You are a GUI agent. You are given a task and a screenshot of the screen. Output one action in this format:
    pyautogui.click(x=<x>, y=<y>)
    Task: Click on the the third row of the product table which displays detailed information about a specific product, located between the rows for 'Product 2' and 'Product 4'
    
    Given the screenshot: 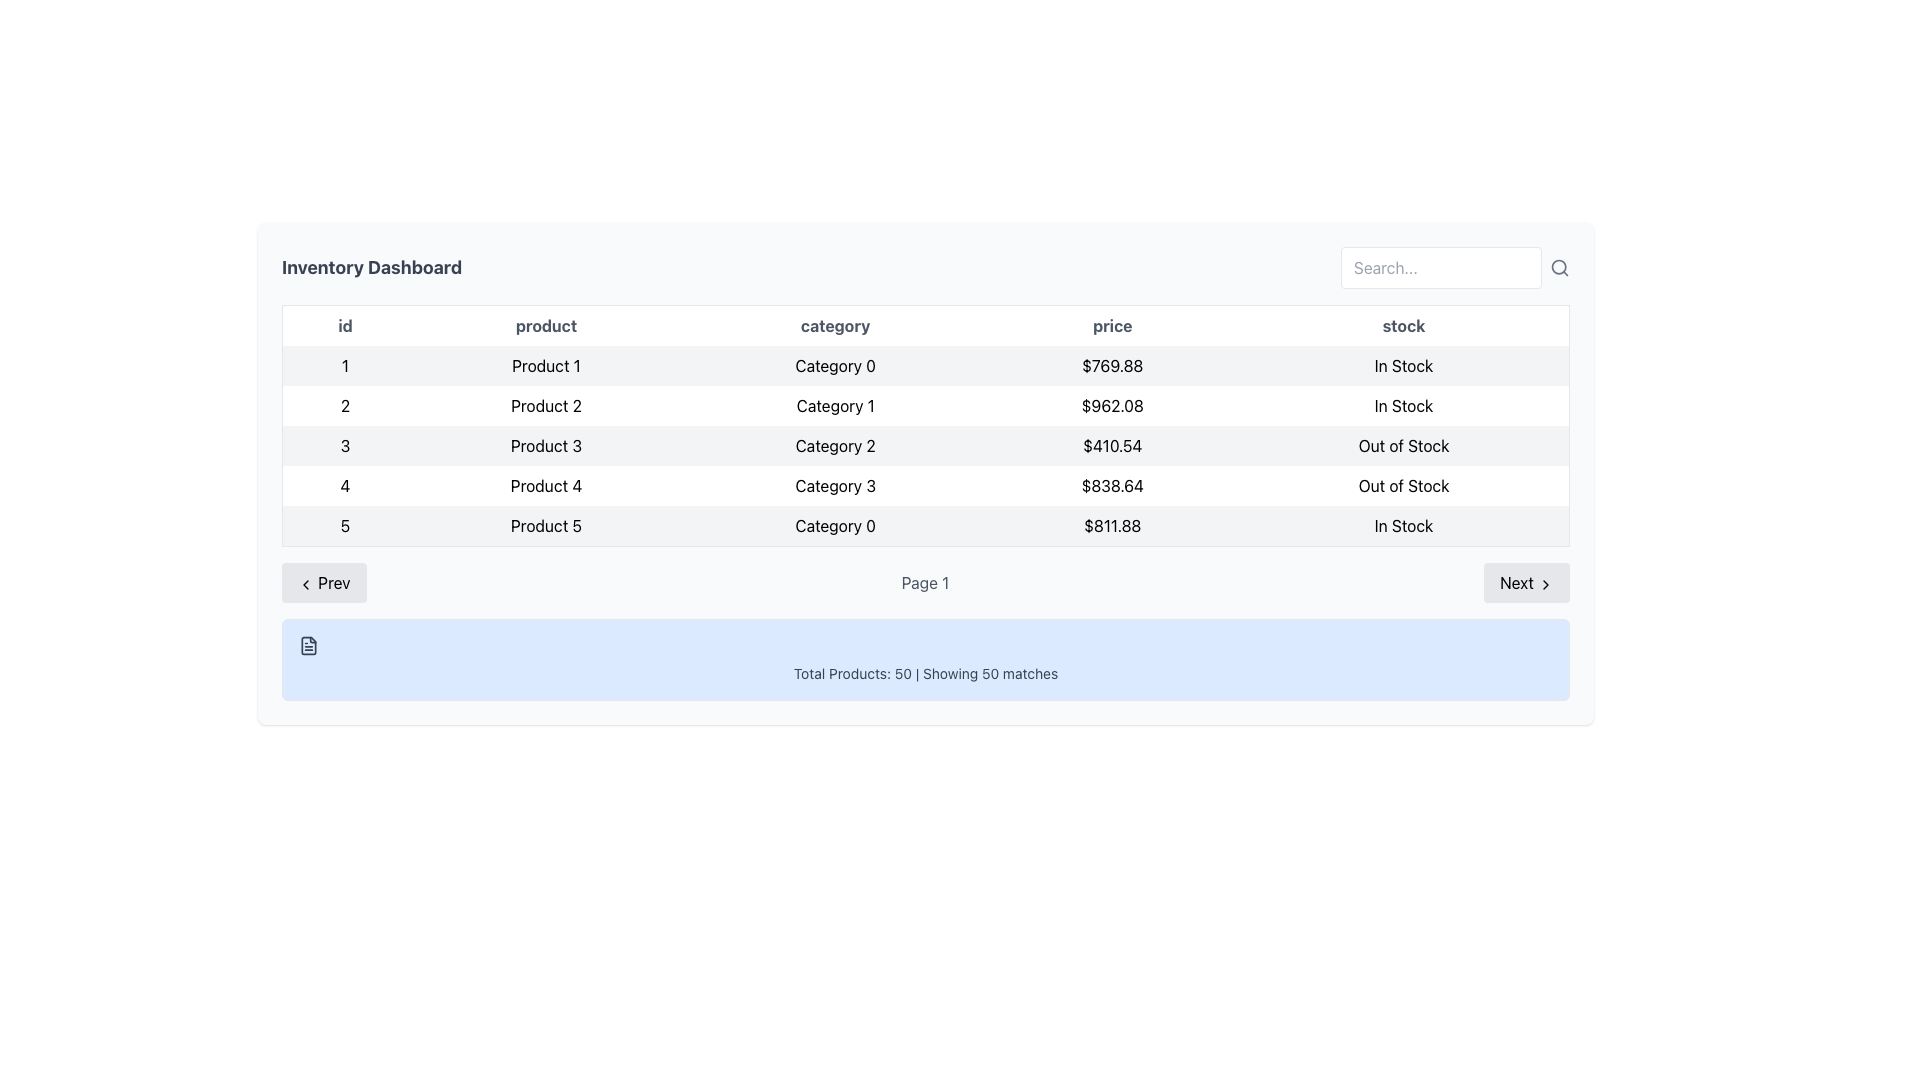 What is the action you would take?
    pyautogui.click(x=925, y=445)
    